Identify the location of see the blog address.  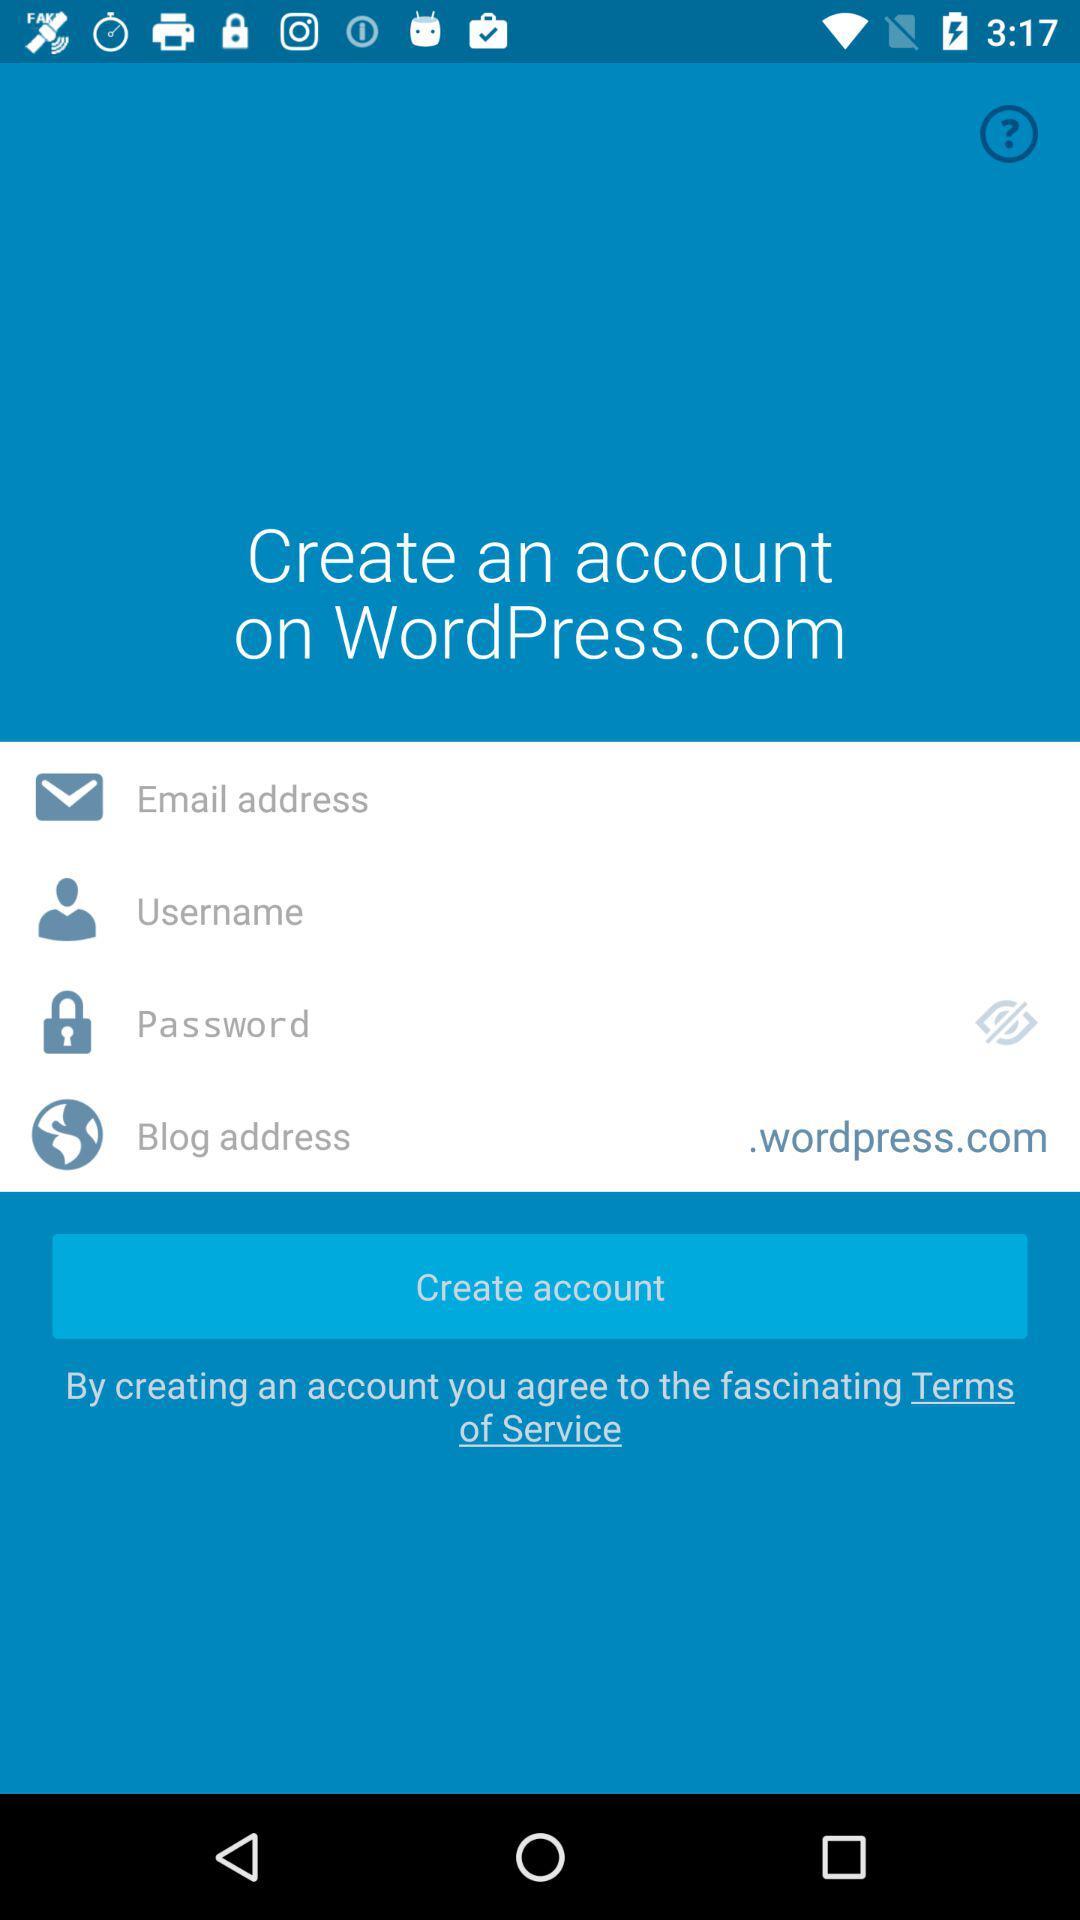
(425, 1135).